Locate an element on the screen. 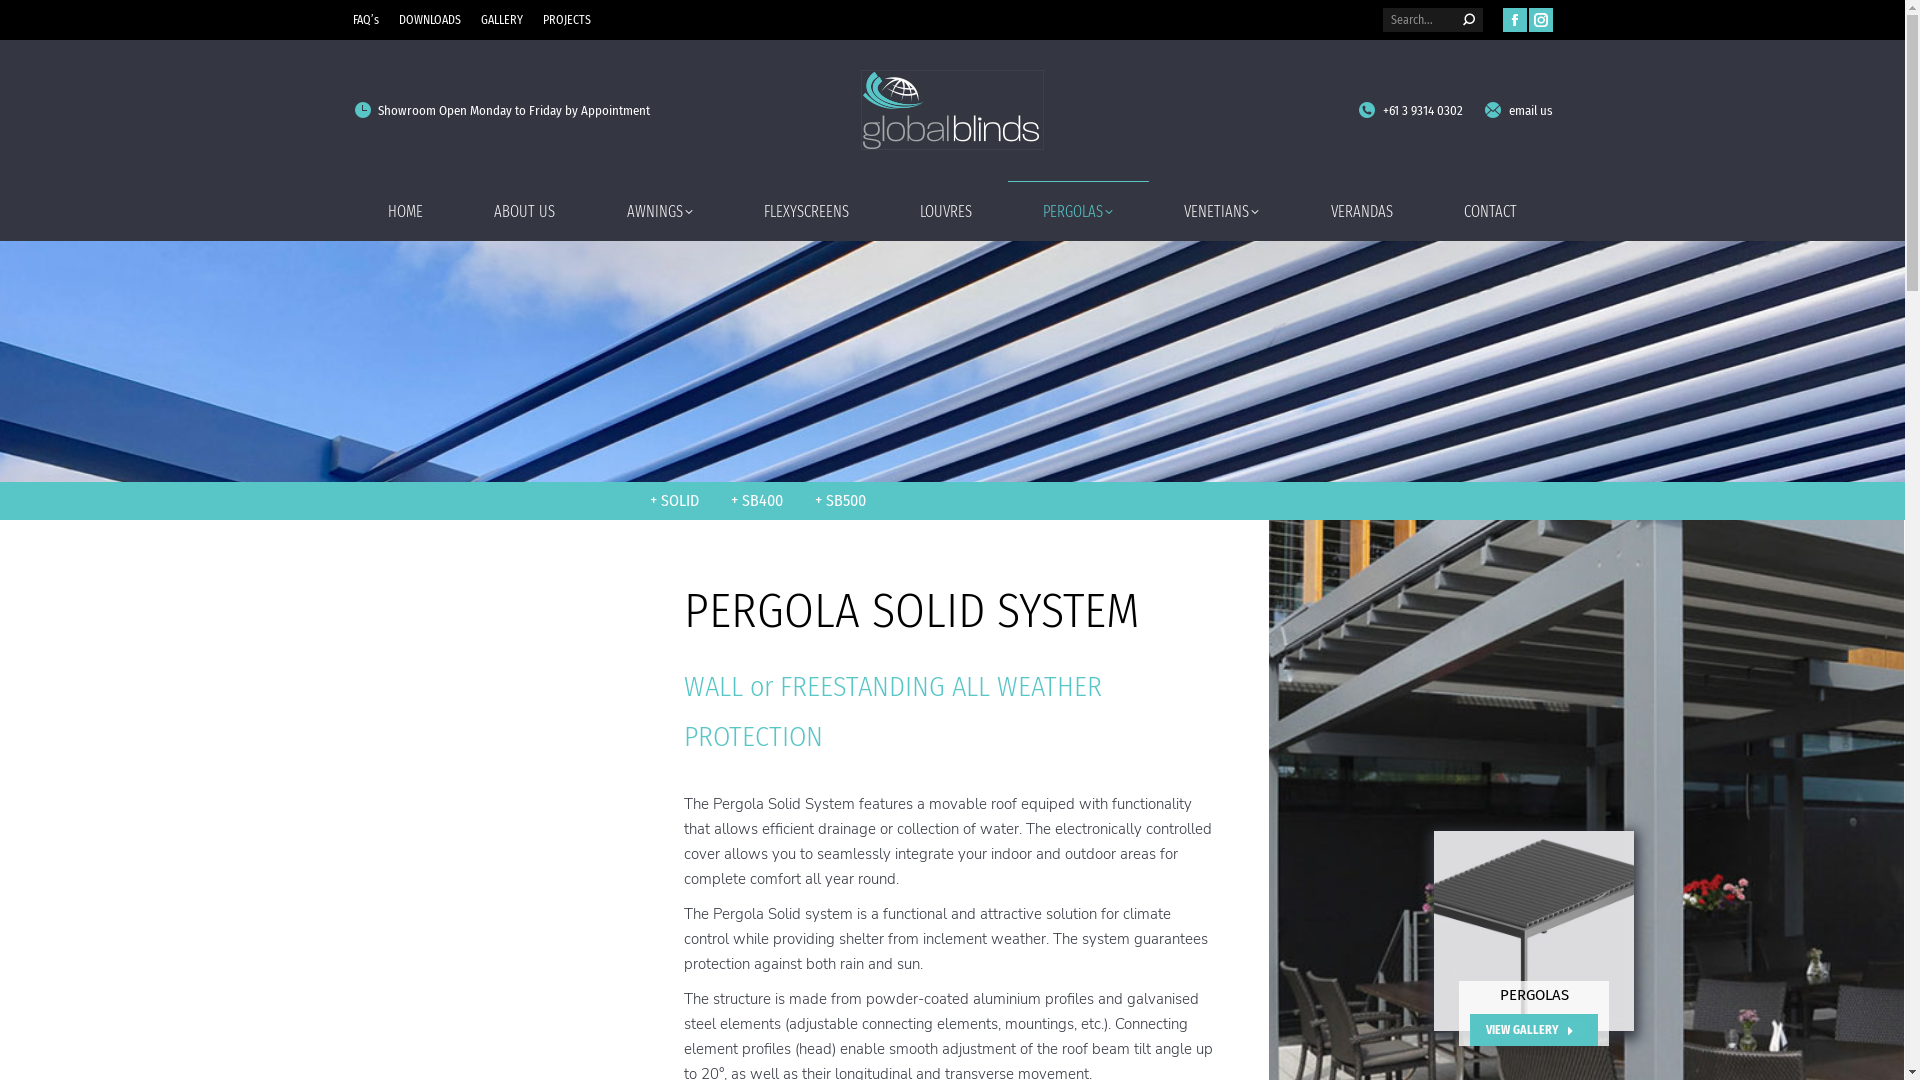 This screenshot has height=1080, width=1920. 'PROJECTS' is located at coordinates (565, 19).